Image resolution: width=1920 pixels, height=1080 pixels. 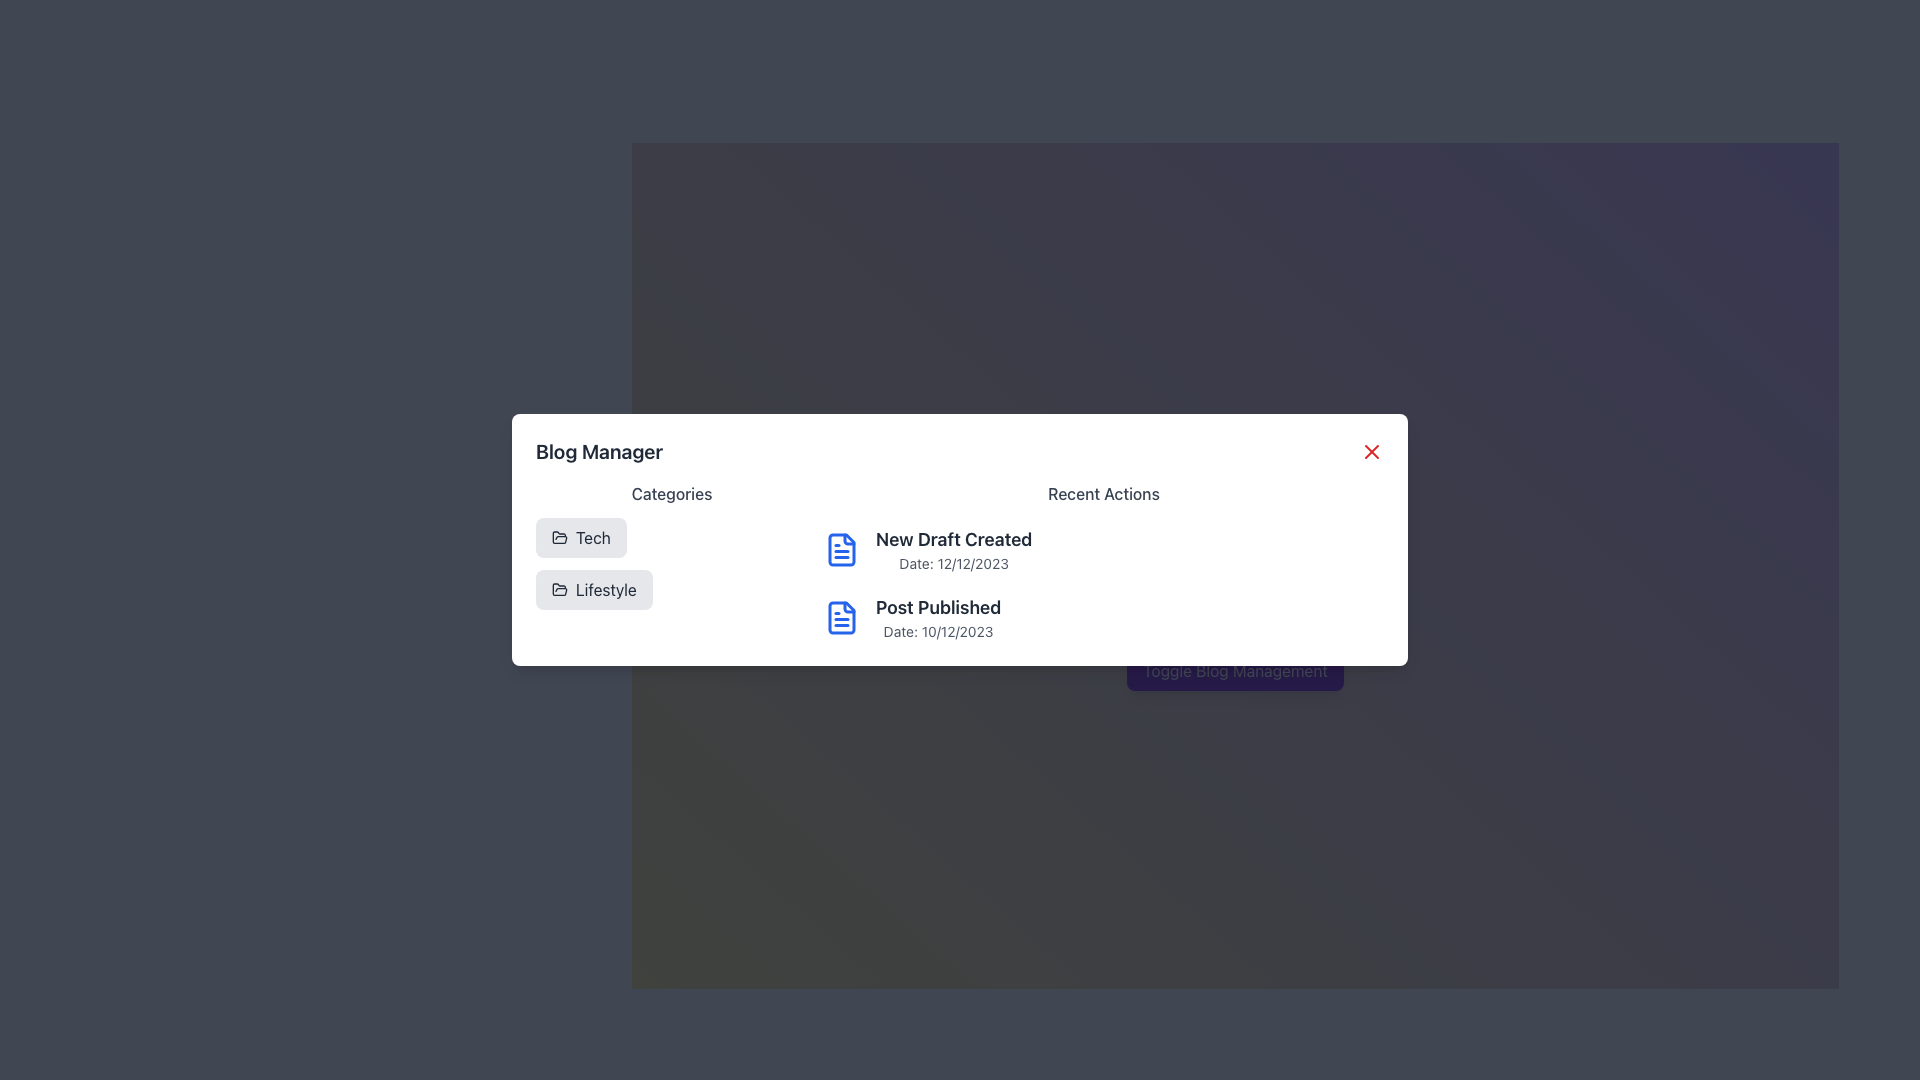 What do you see at coordinates (1371, 451) in the screenshot?
I see `the bottom-left diagonal line of the 'X' icon representing the close button in the top-right corner of the modal dialog` at bounding box center [1371, 451].